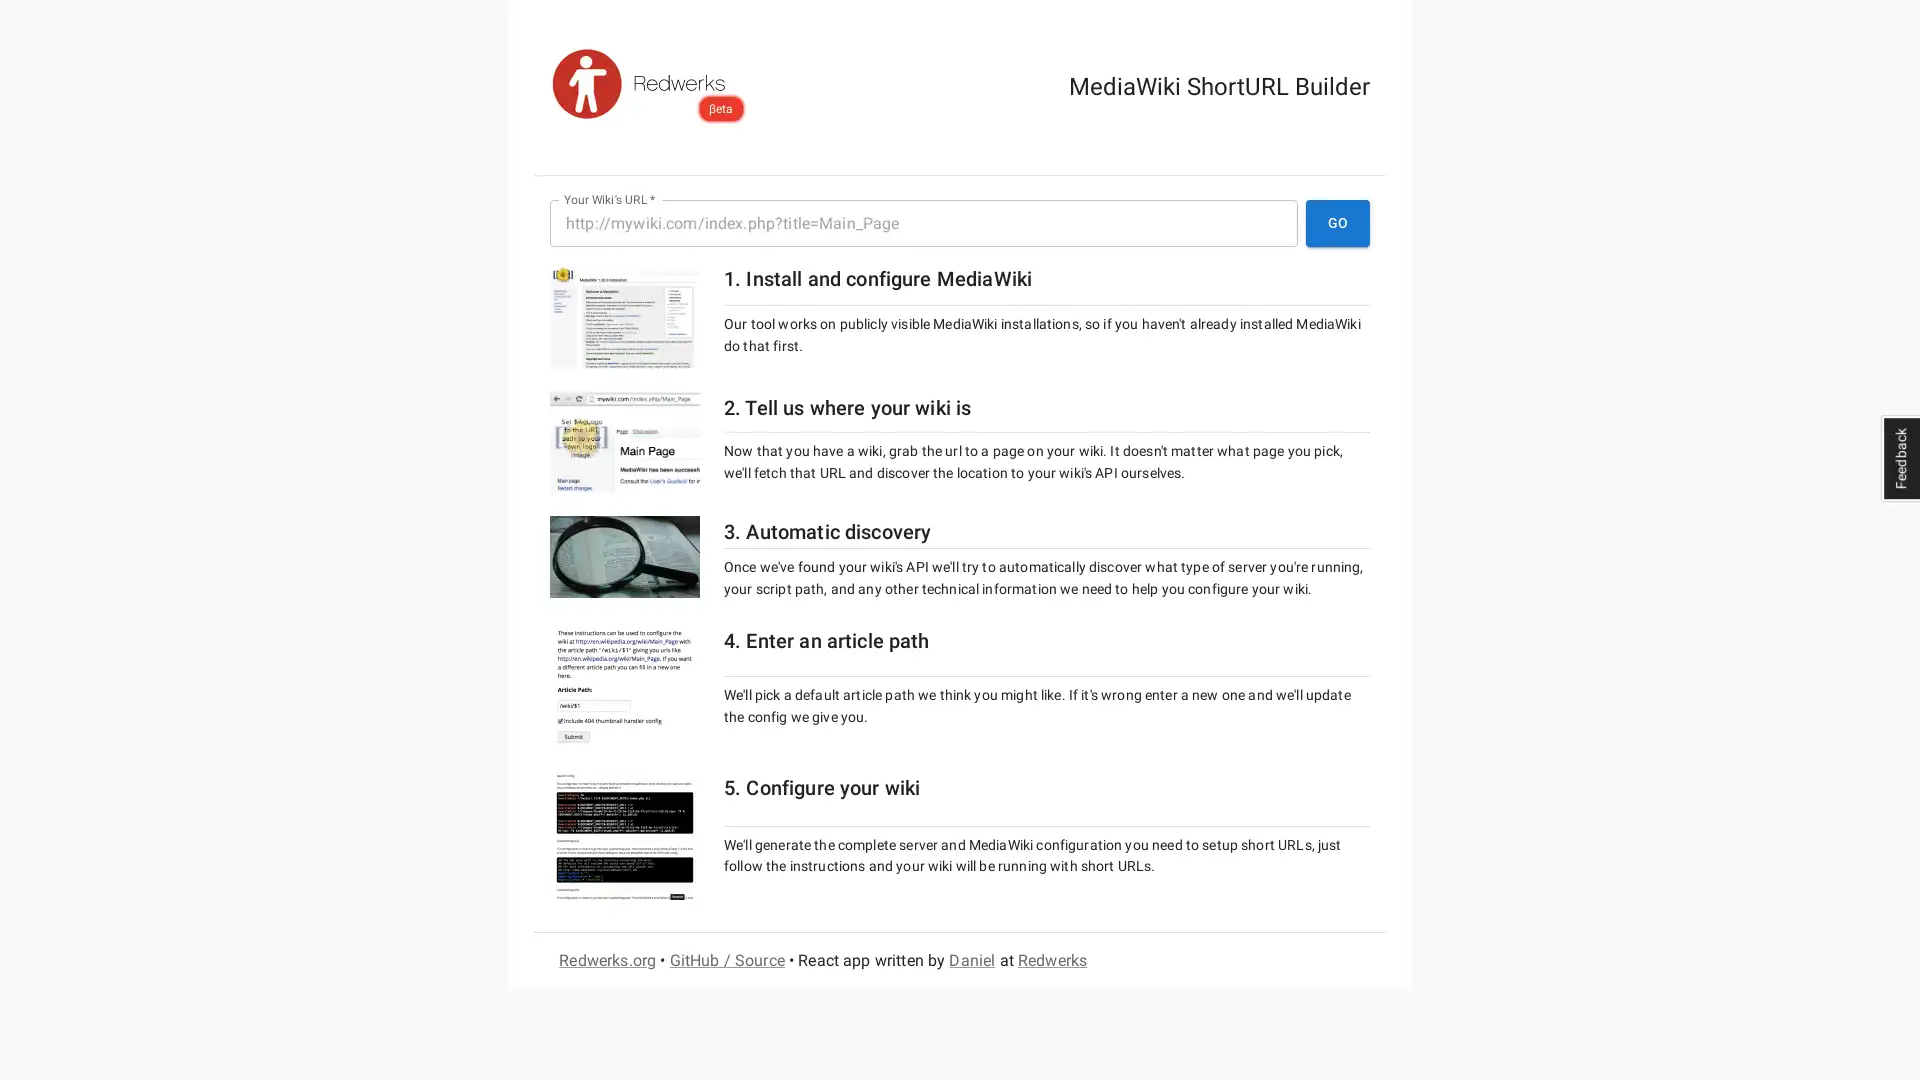  I want to click on GO, so click(1338, 223).